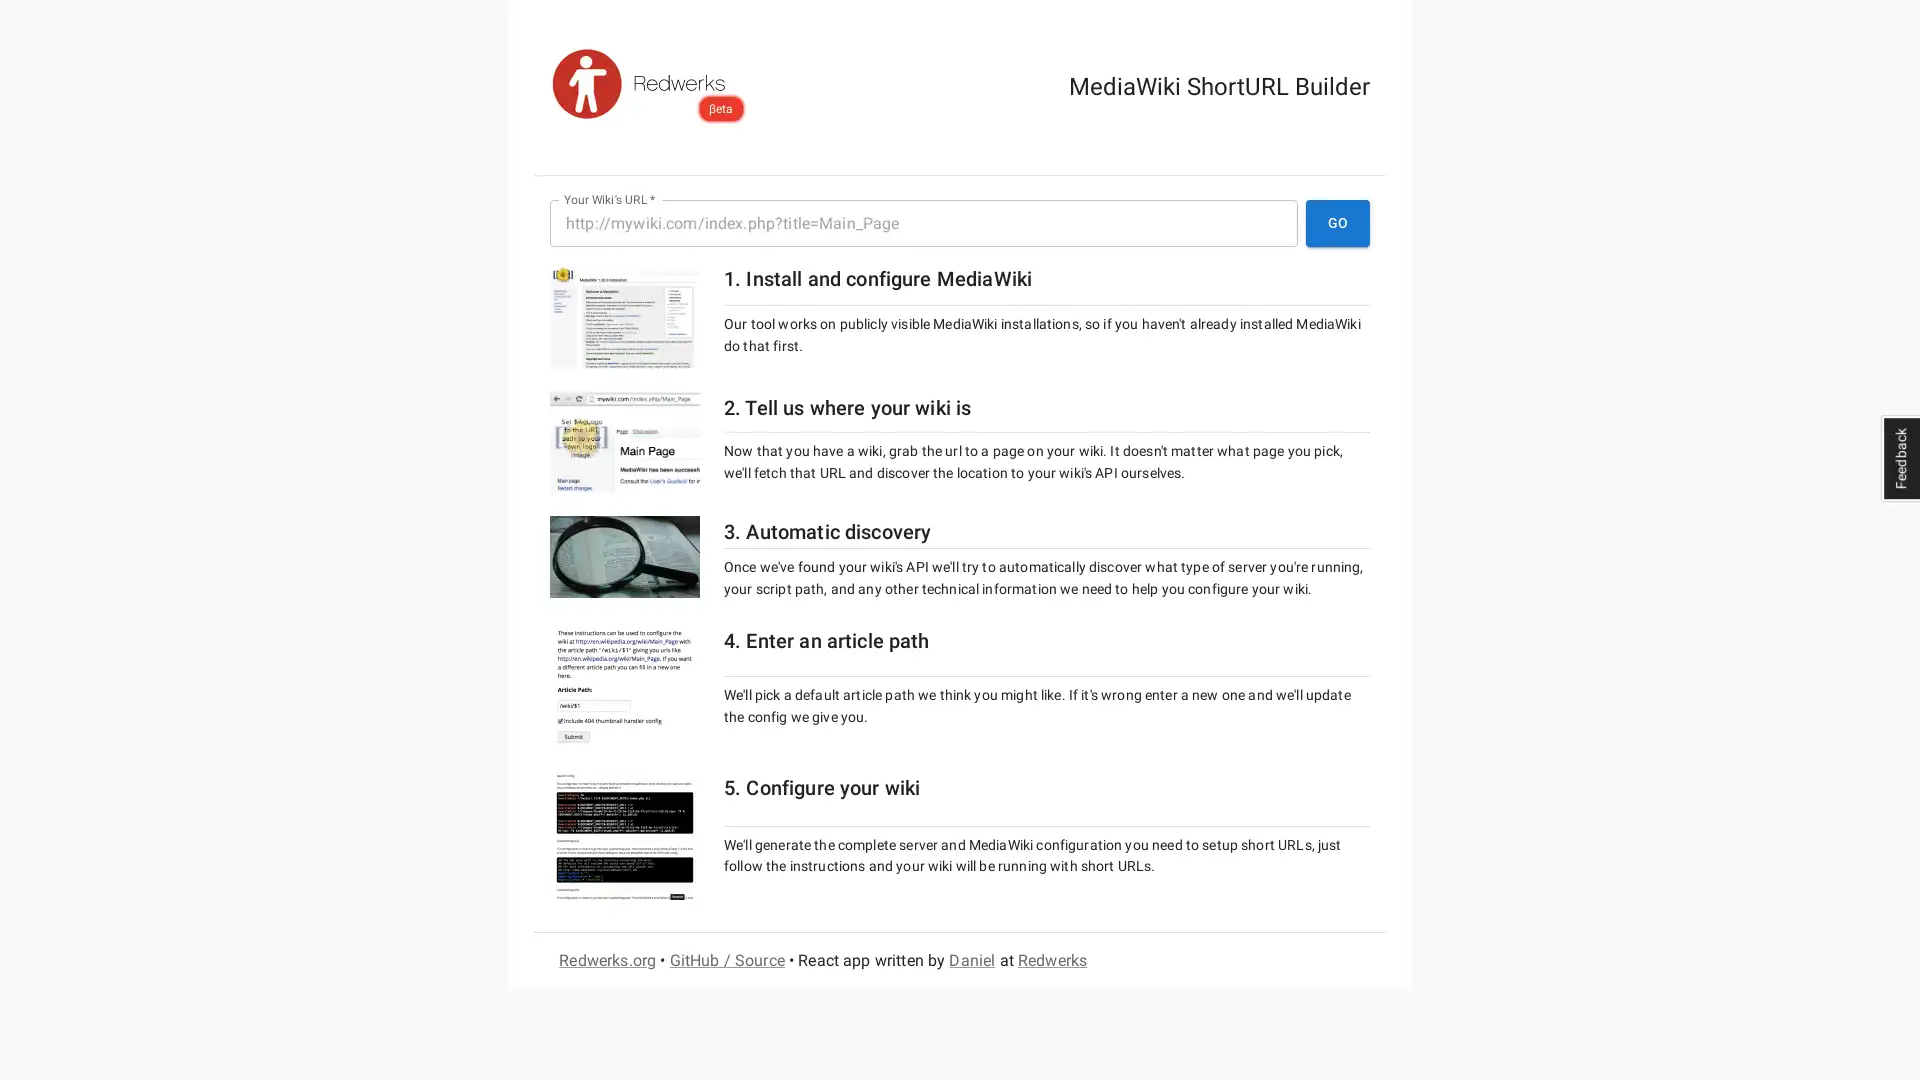  I want to click on GO, so click(1338, 223).